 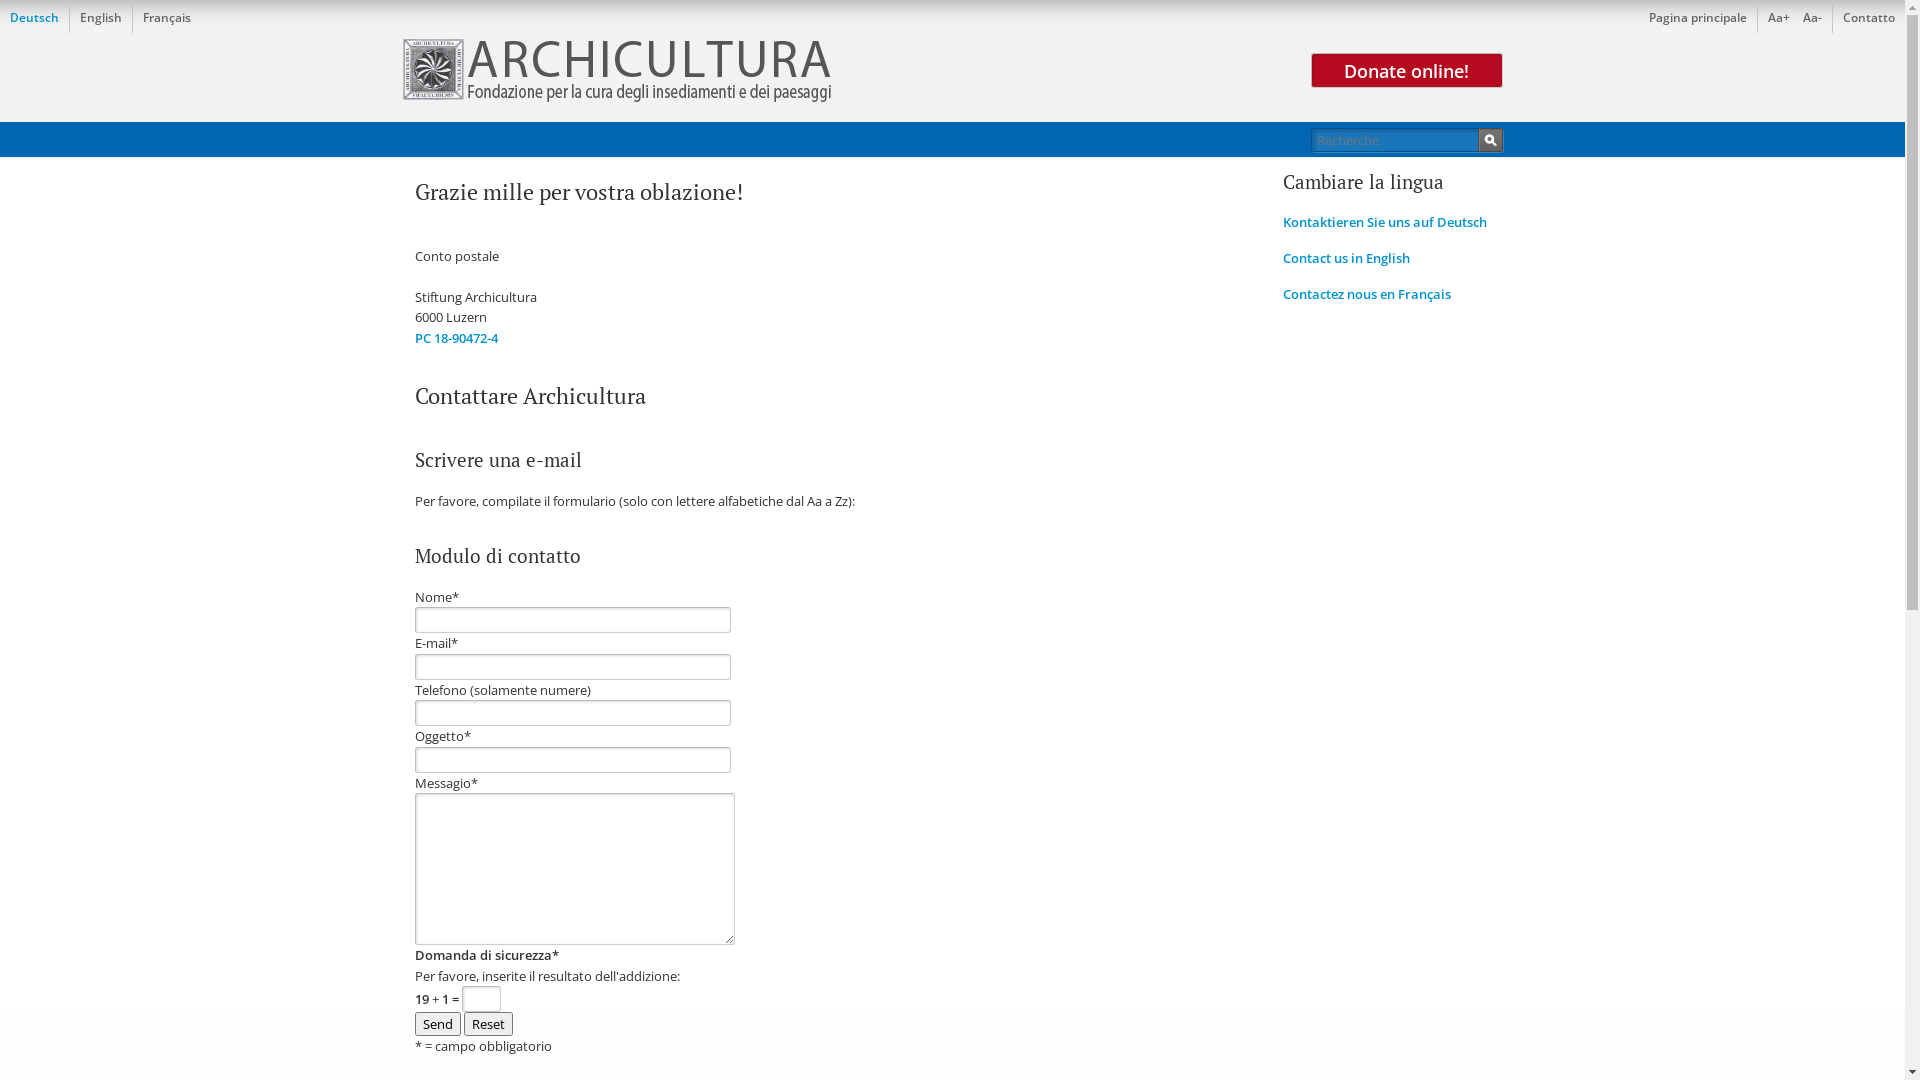 What do you see at coordinates (1345, 257) in the screenshot?
I see `'Contact us in English'` at bounding box center [1345, 257].